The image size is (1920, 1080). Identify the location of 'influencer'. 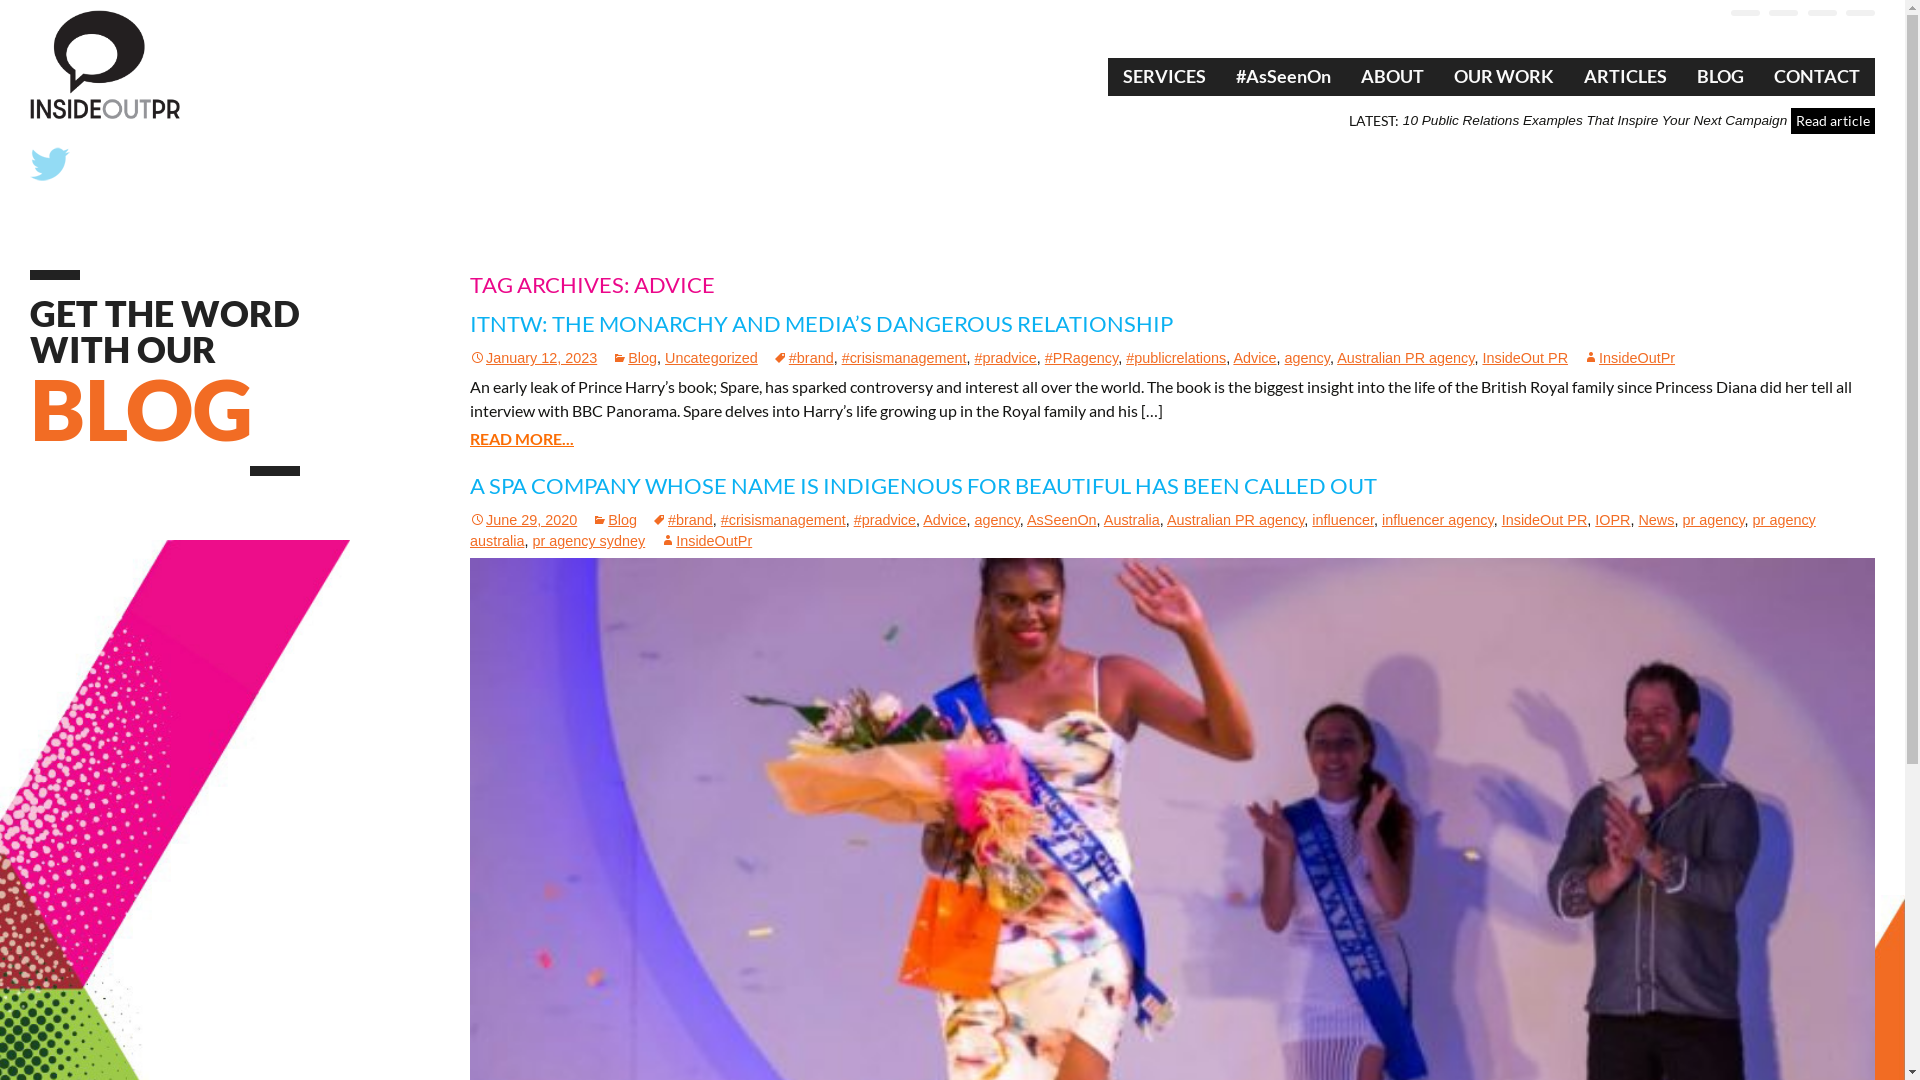
(1343, 519).